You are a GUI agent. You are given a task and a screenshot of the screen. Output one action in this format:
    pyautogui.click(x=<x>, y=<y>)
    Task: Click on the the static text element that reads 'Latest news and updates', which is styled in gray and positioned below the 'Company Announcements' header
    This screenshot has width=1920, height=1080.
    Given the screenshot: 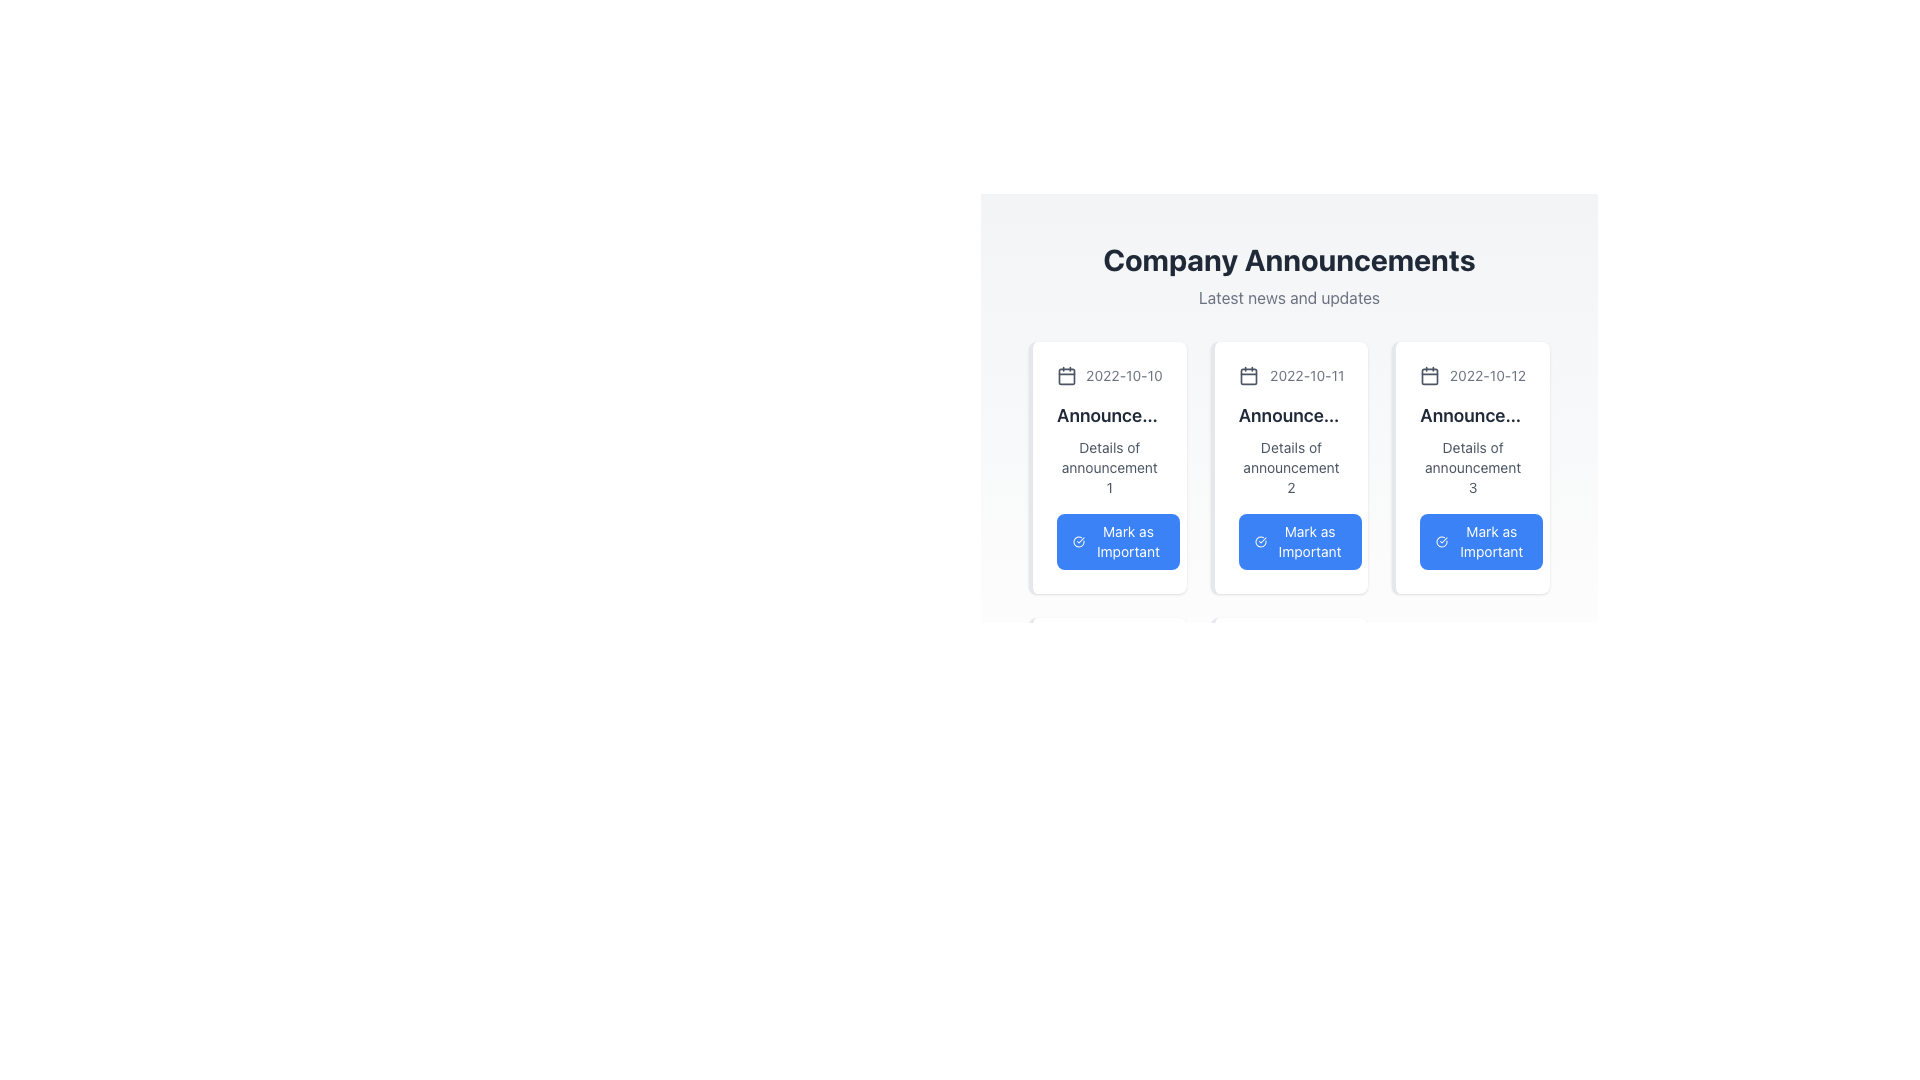 What is the action you would take?
    pyautogui.click(x=1289, y=297)
    